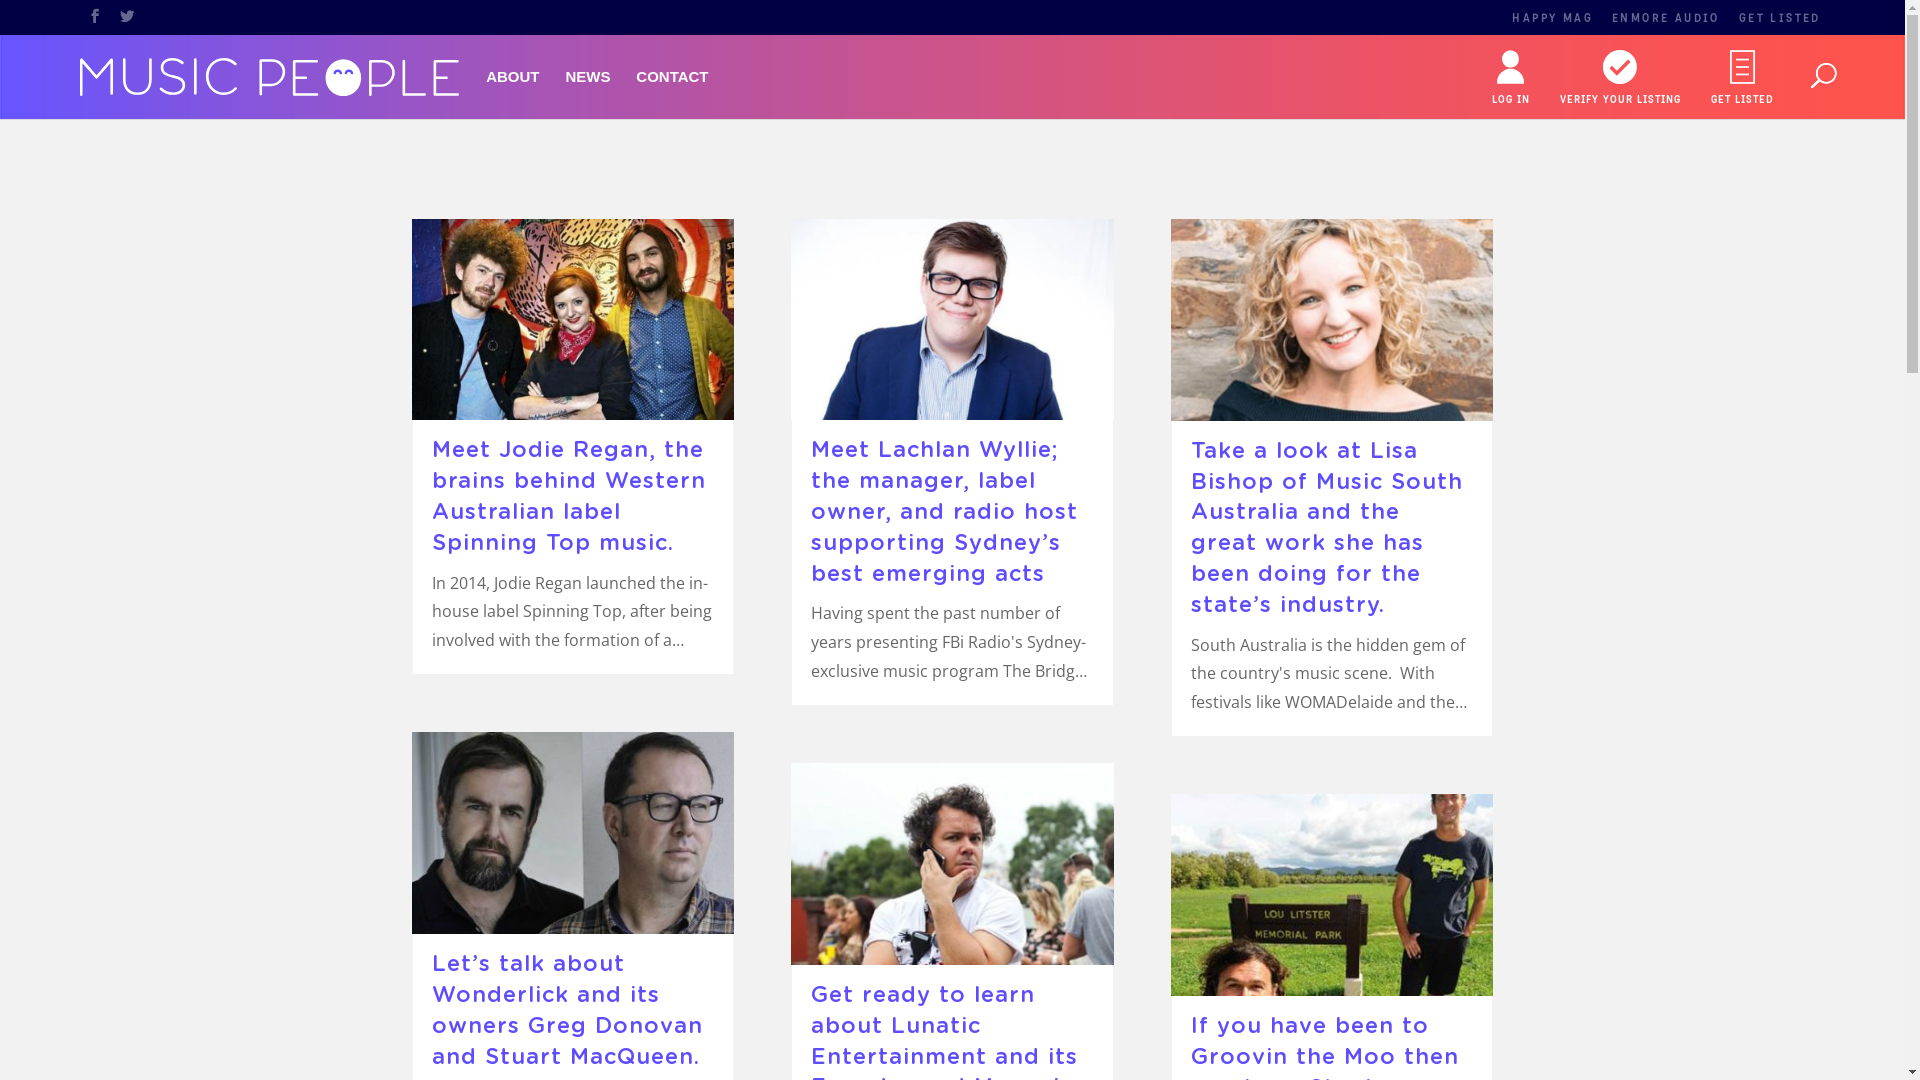 The width and height of the screenshot is (1920, 1080). I want to click on 'VERIFY YOUR LISTING', so click(1559, 76).